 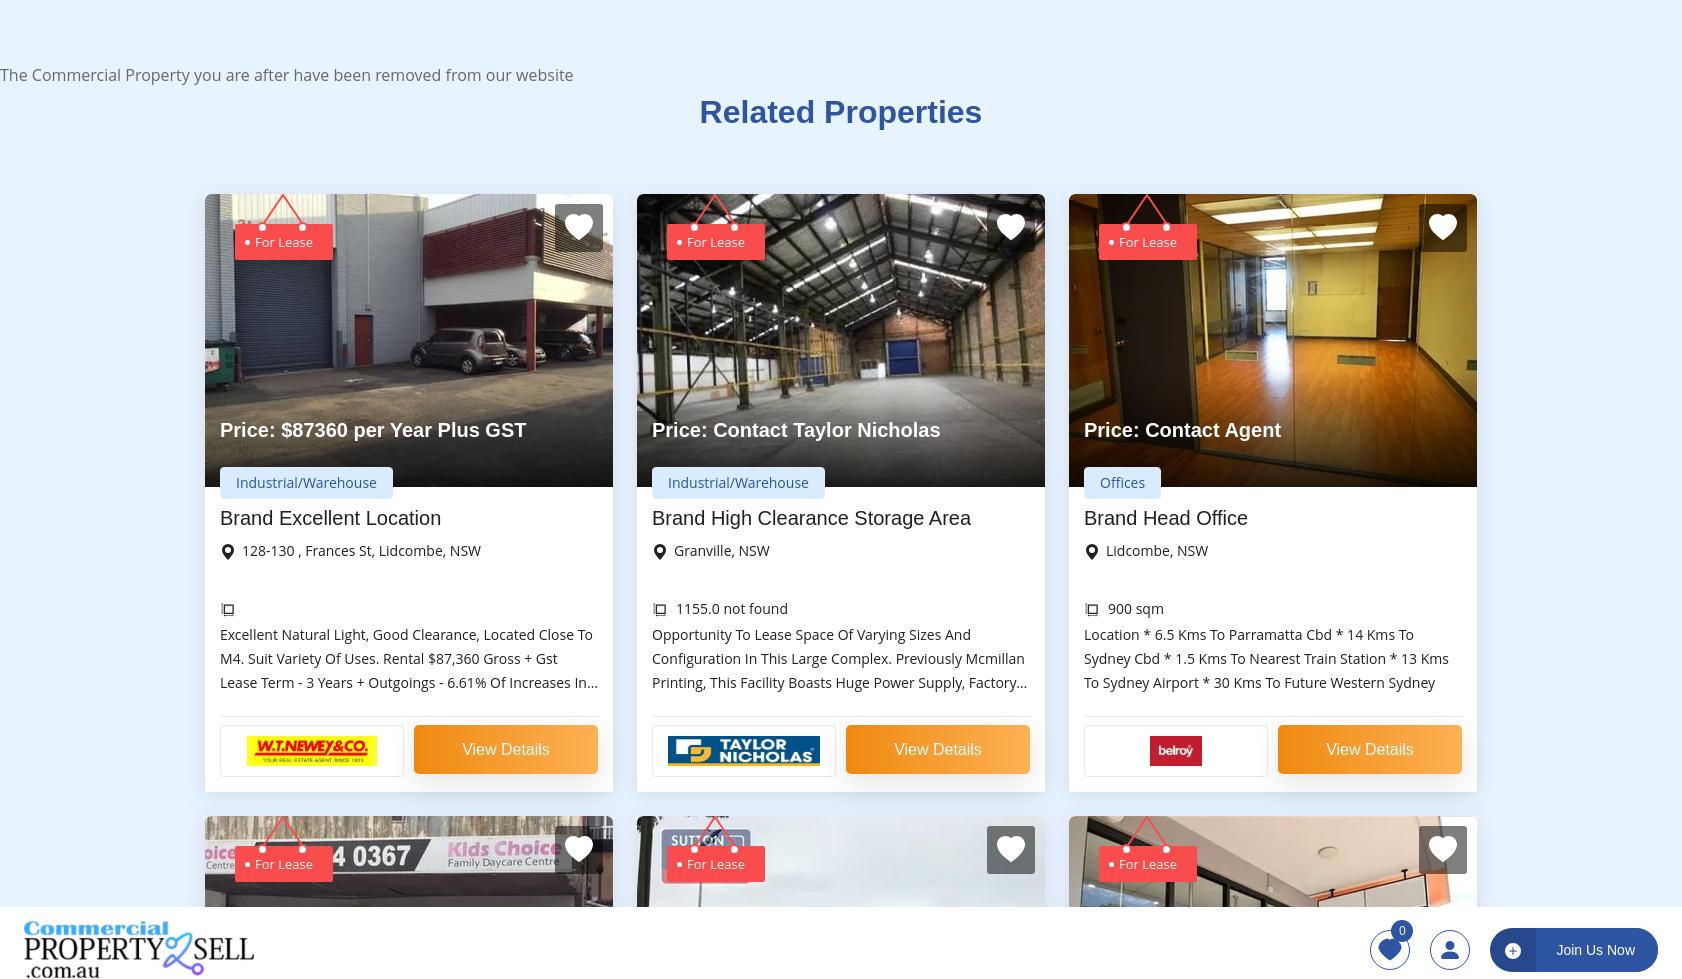 I want to click on '3108 sqm', so click(x=707, y=323).